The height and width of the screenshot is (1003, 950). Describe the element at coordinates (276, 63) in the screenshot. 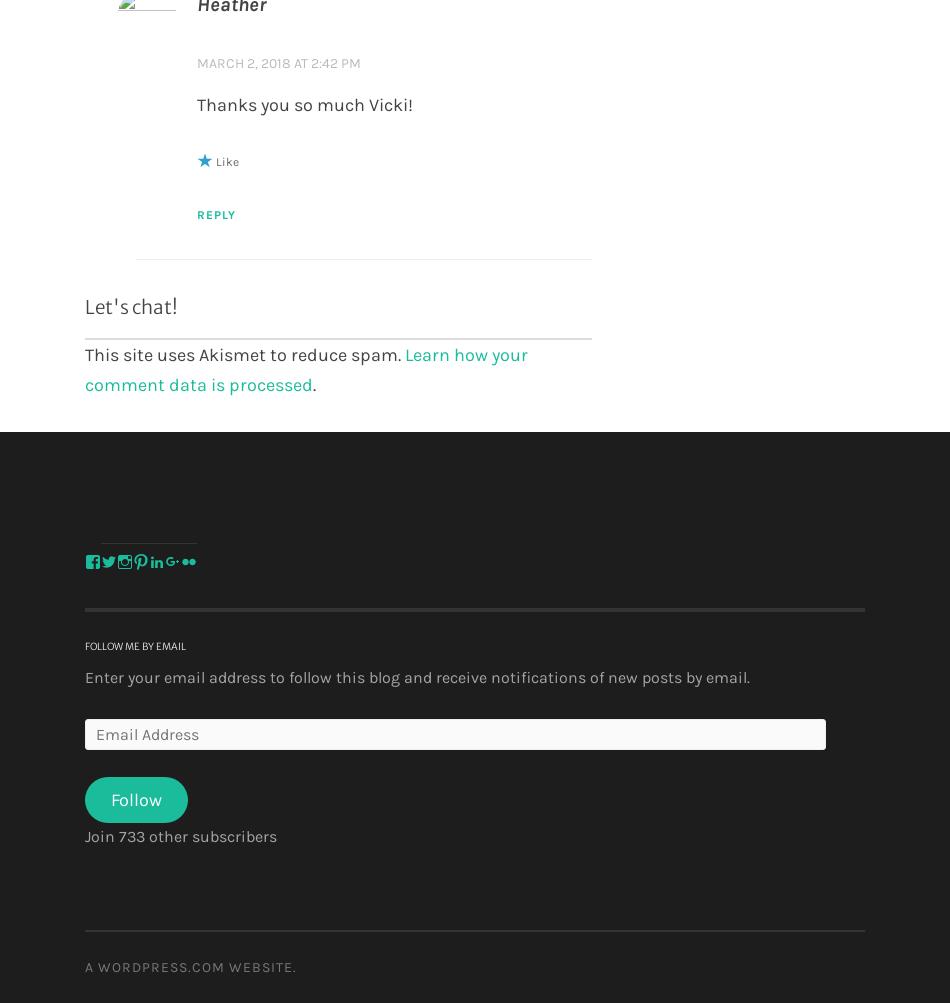

I see `'March 2, 2018 at 2:42 pm'` at that location.